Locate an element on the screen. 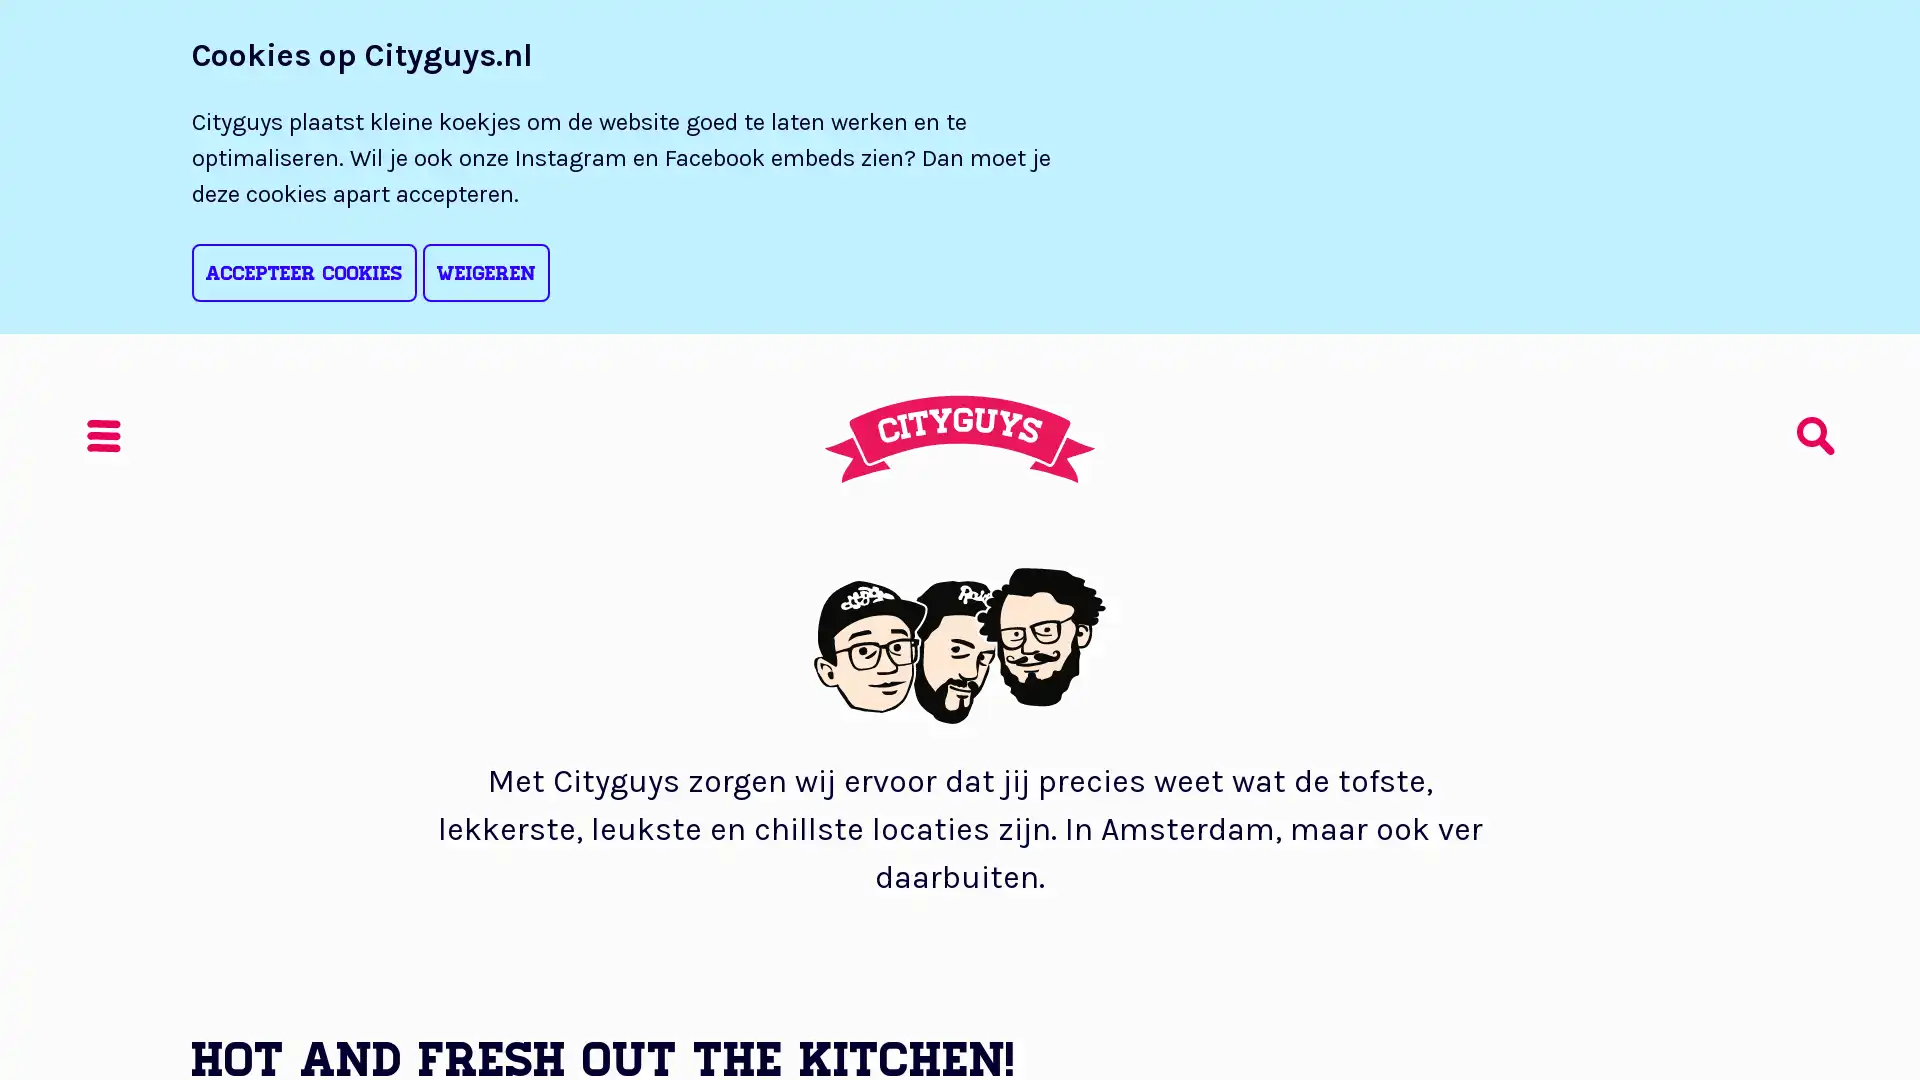 This screenshot has height=1080, width=1920. Menu is located at coordinates (103, 437).